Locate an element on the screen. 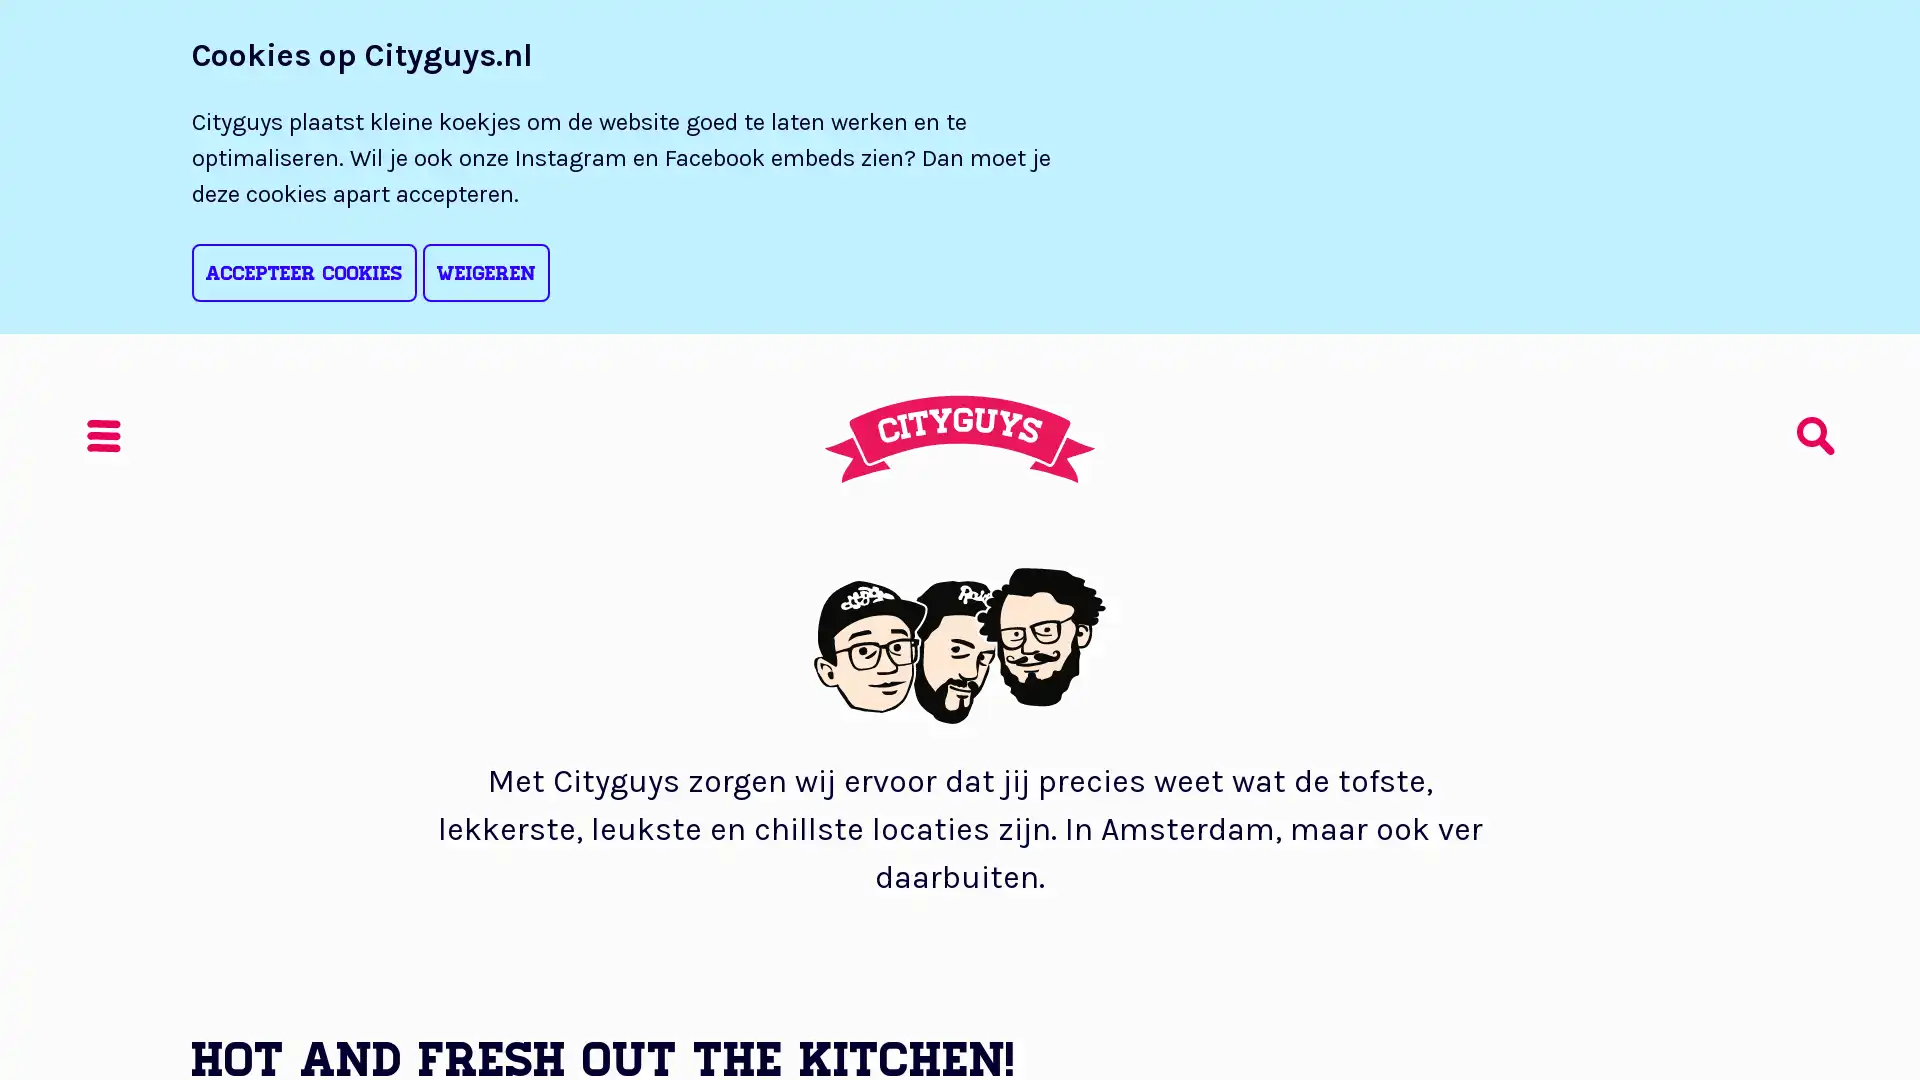 This screenshot has height=1080, width=1920. Menu is located at coordinates (103, 437).